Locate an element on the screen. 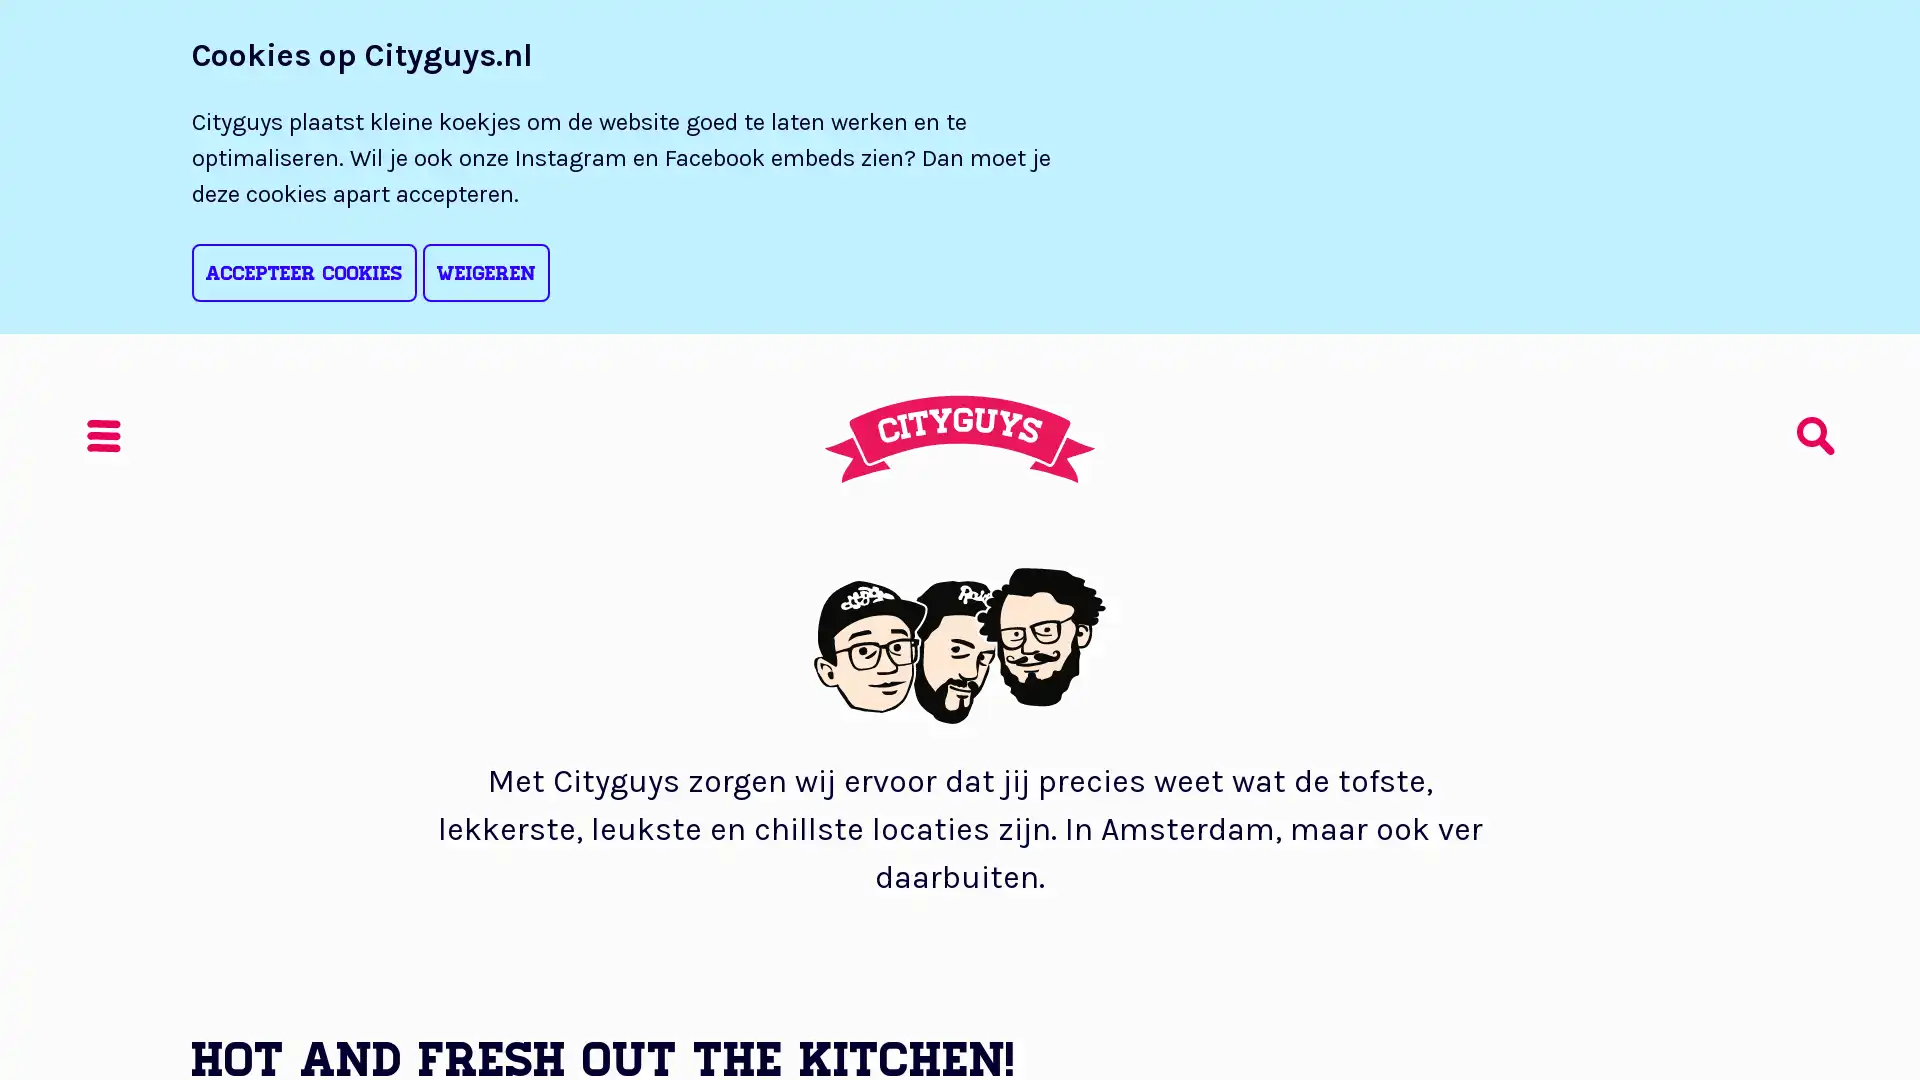 This screenshot has height=1080, width=1920. Menu is located at coordinates (103, 437).